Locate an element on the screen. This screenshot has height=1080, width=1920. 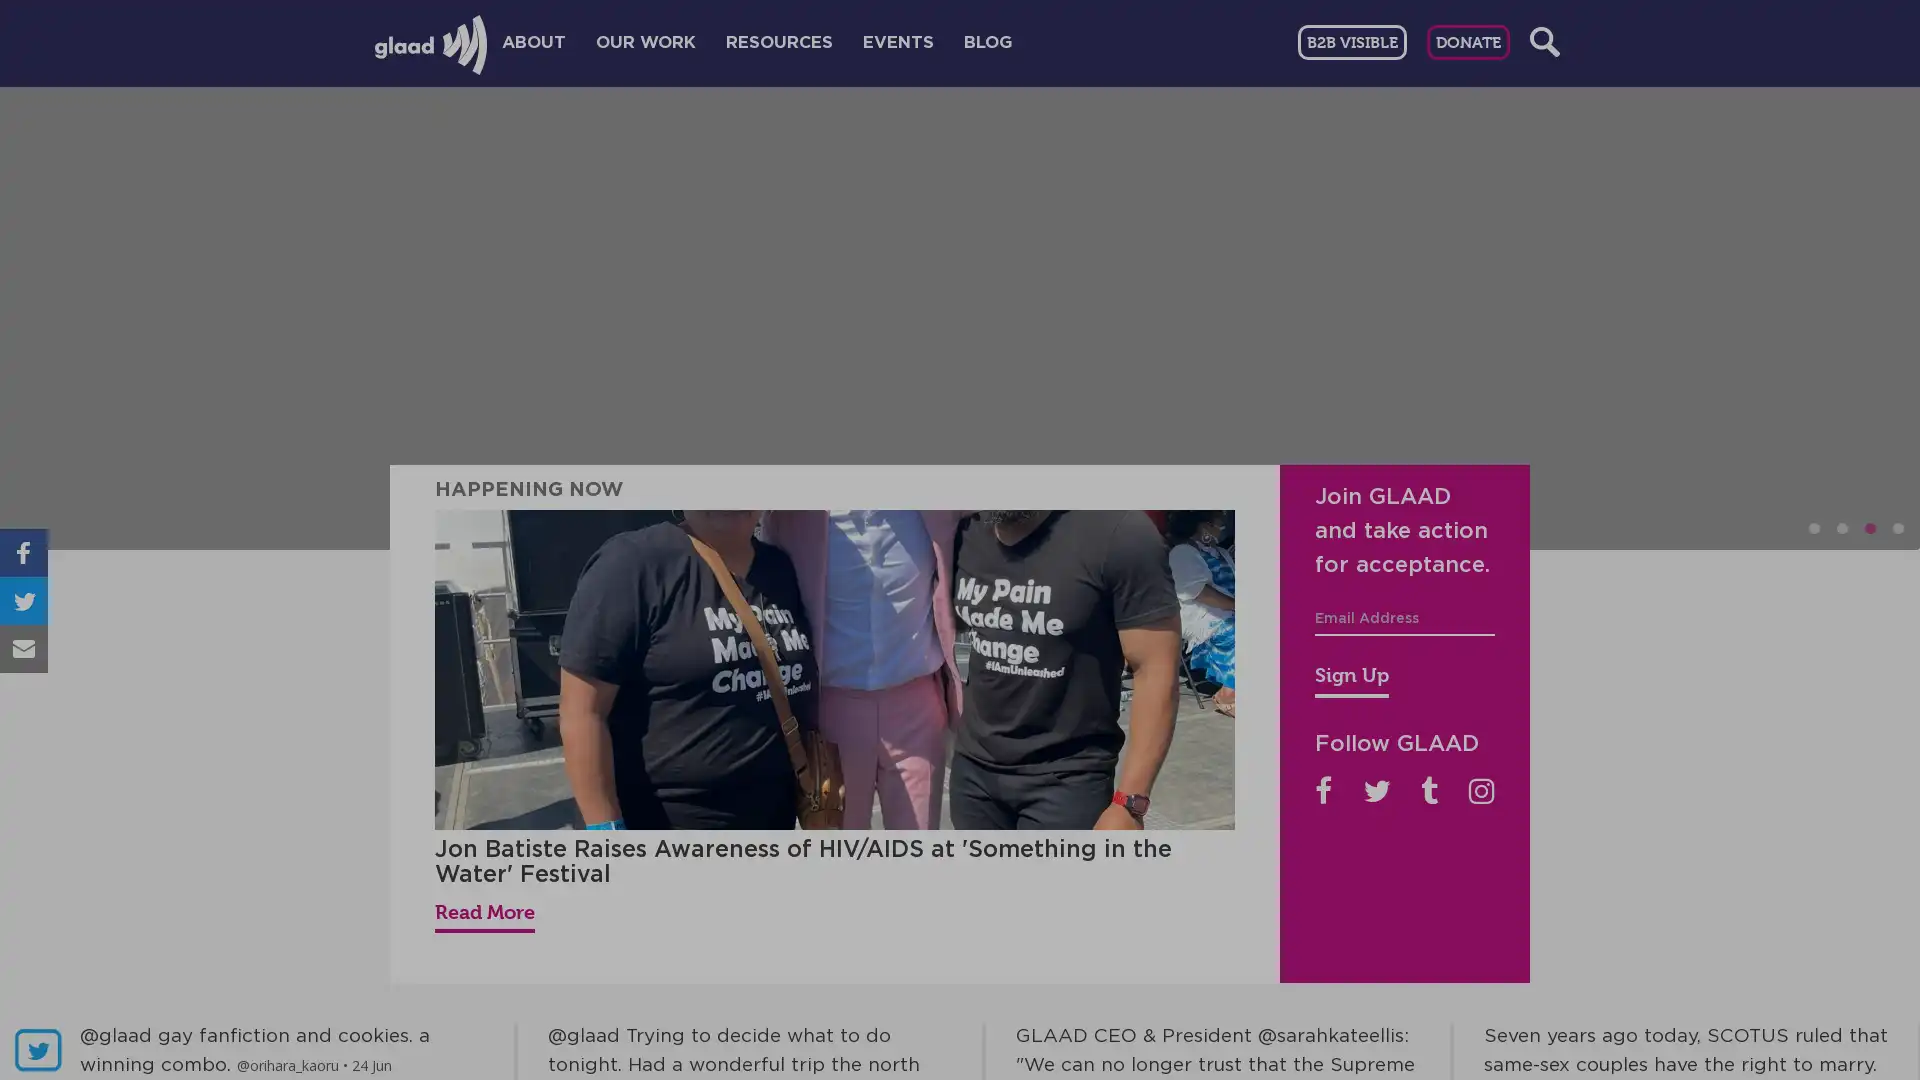
Close is located at coordinates (1459, 237).